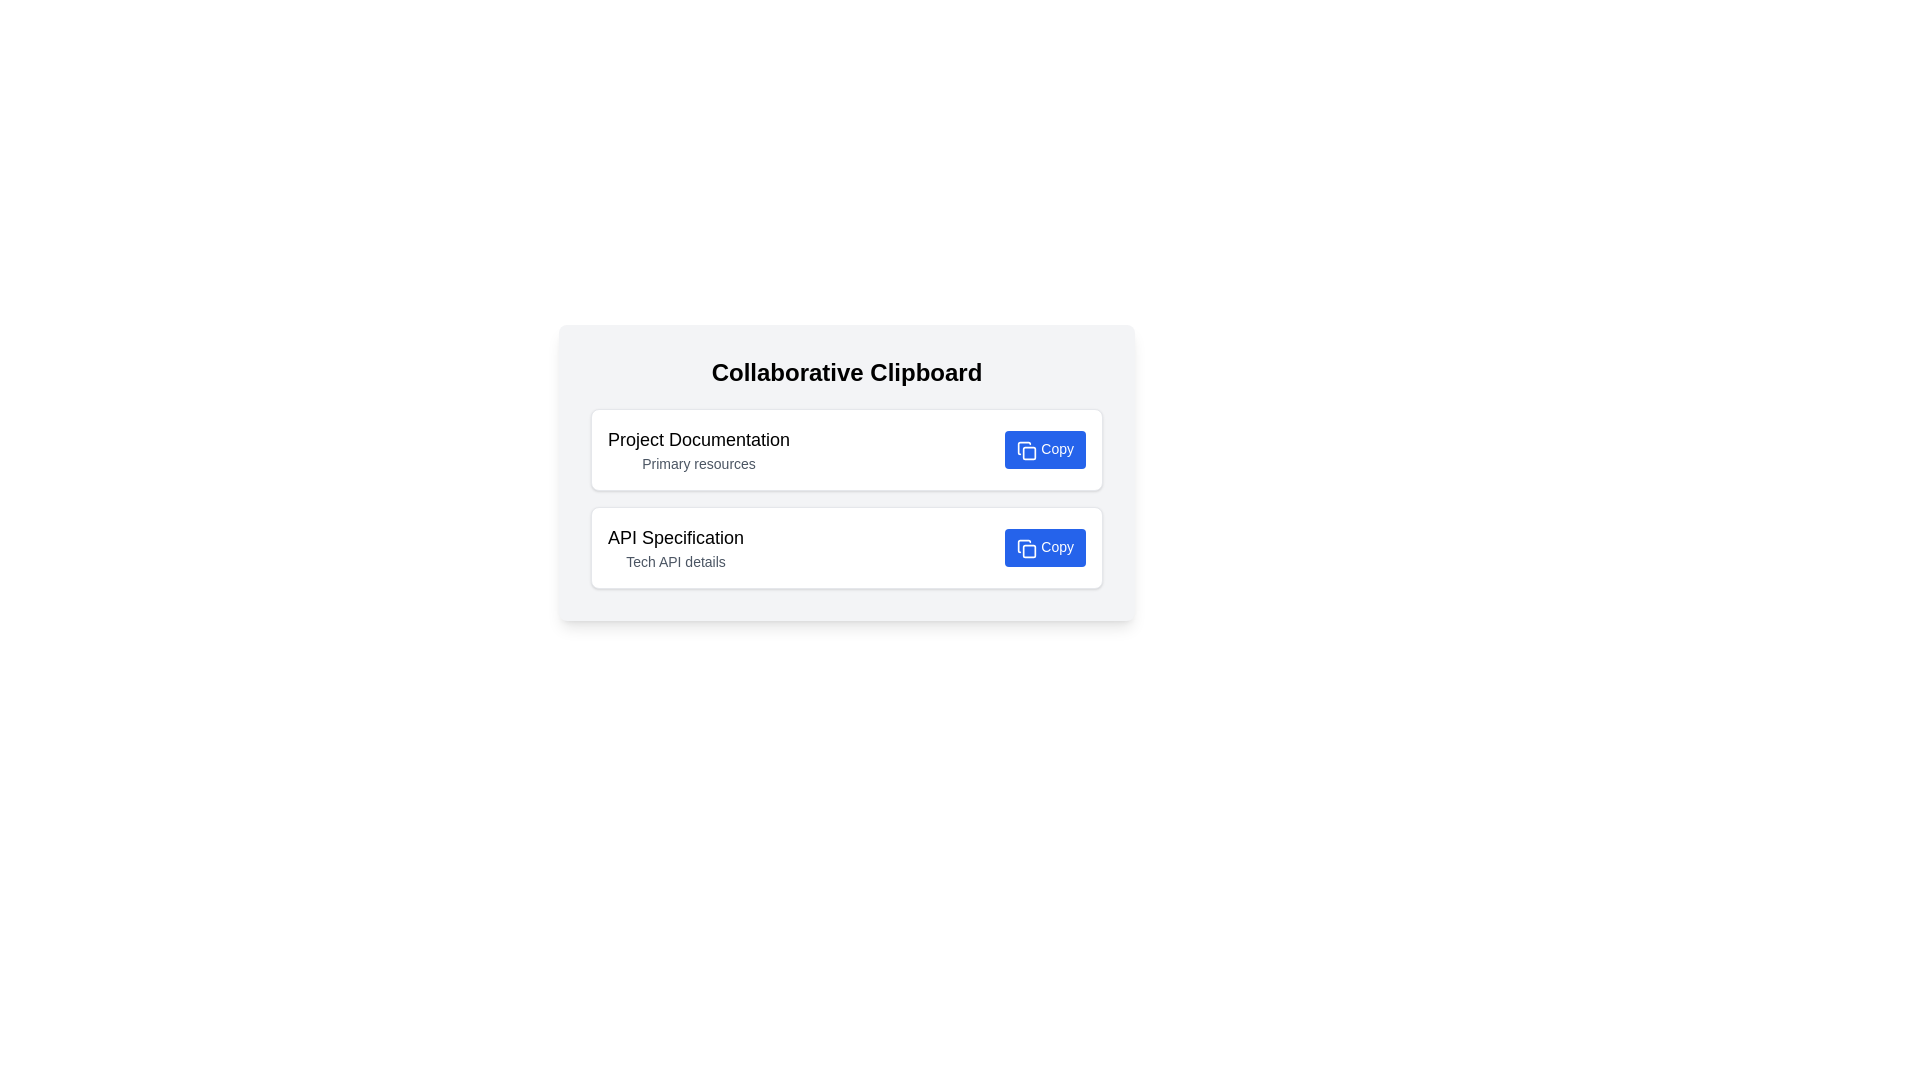  What do you see at coordinates (1027, 450) in the screenshot?
I see `the clipboard icon within the 'Copy' button, which is a minimalistic blue icon resembling stacked squares` at bounding box center [1027, 450].